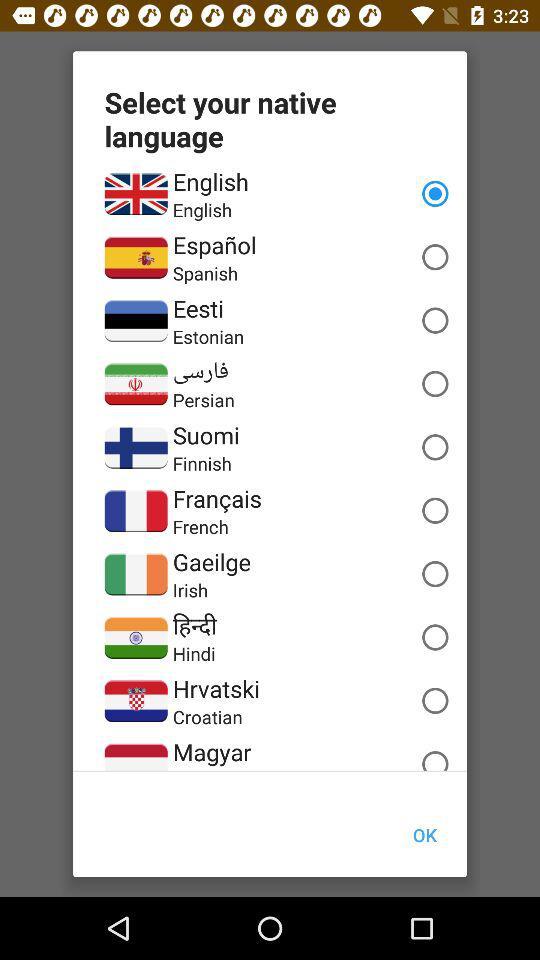 Image resolution: width=540 pixels, height=960 pixels. I want to click on the app above the hungarian item, so click(211, 751).